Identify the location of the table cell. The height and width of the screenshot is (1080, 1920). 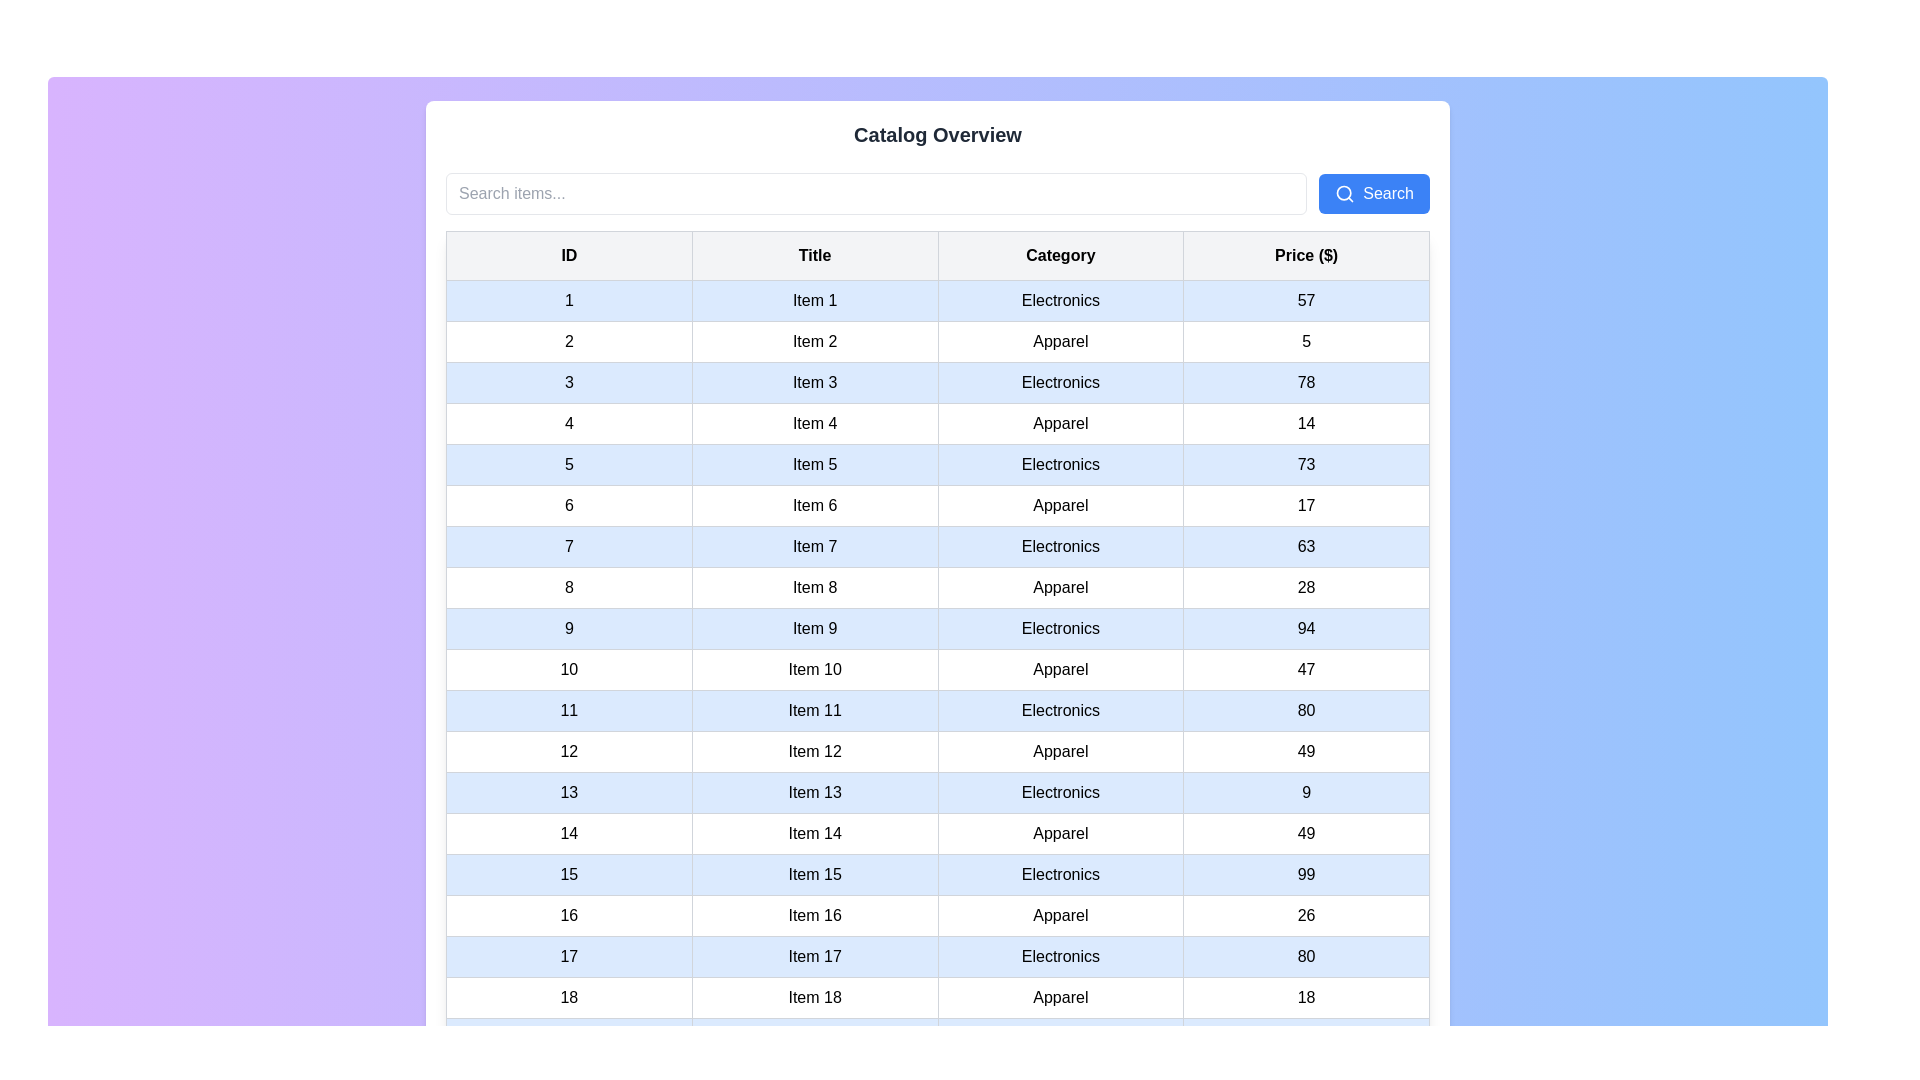
(568, 670).